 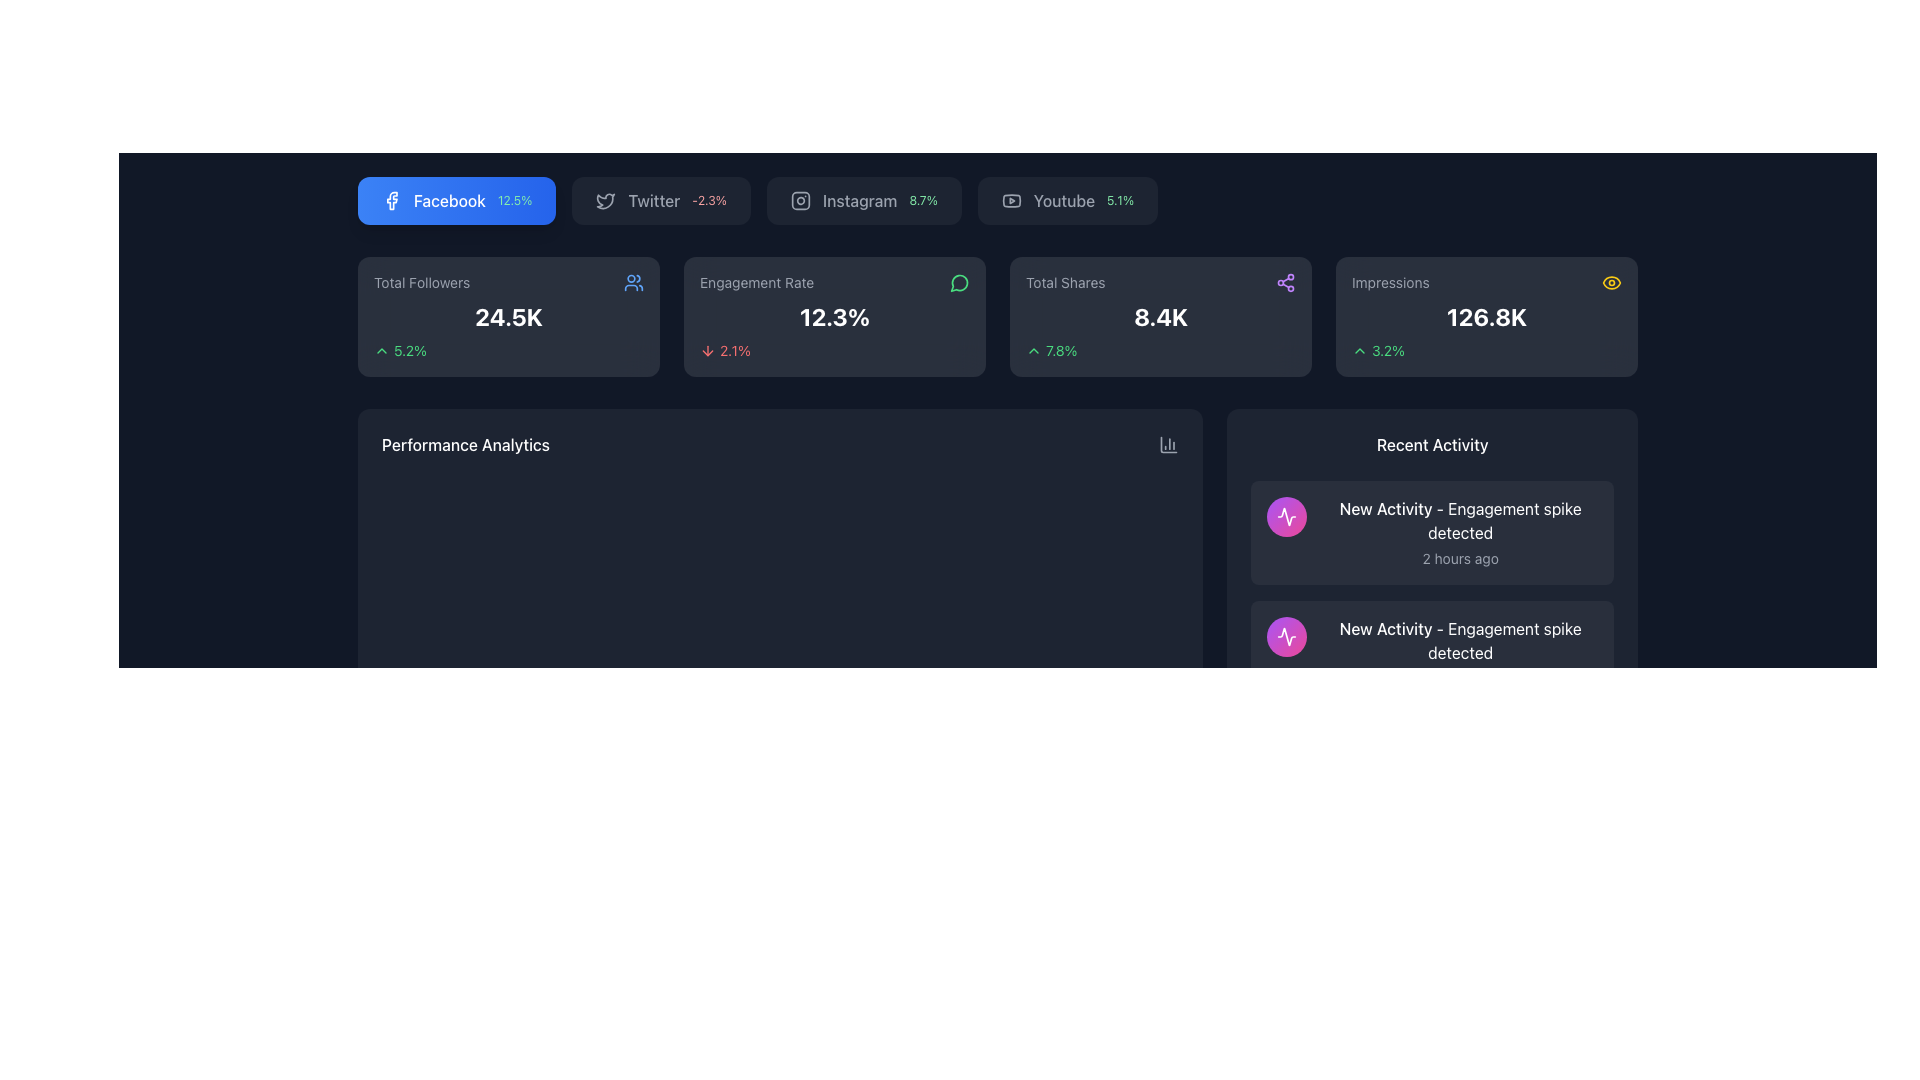 What do you see at coordinates (515, 200) in the screenshot?
I see `text displayed in the percentage data label associated with the 'Facebook' label, which is located to the right of the 'Facebook' button in the menu bar` at bounding box center [515, 200].